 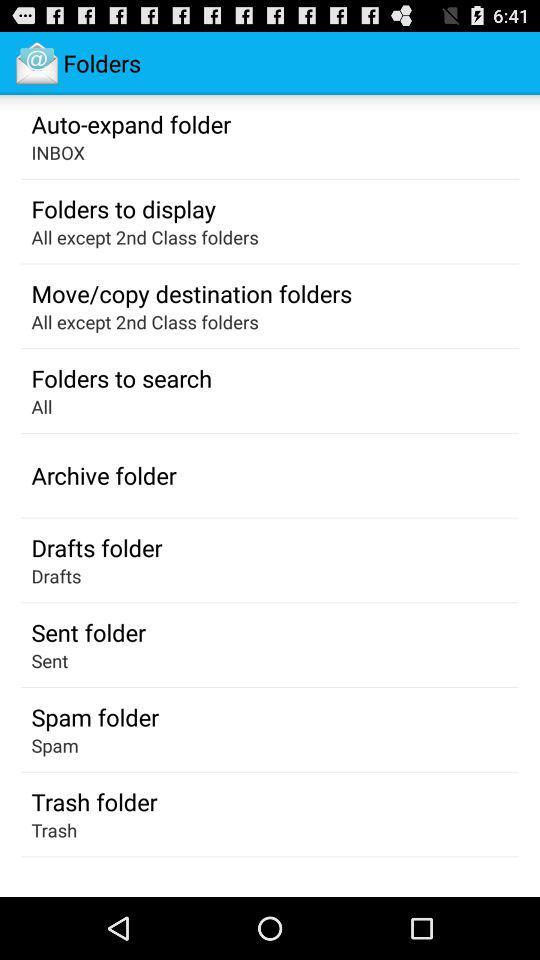 I want to click on app below the all except 2nd, so click(x=191, y=292).